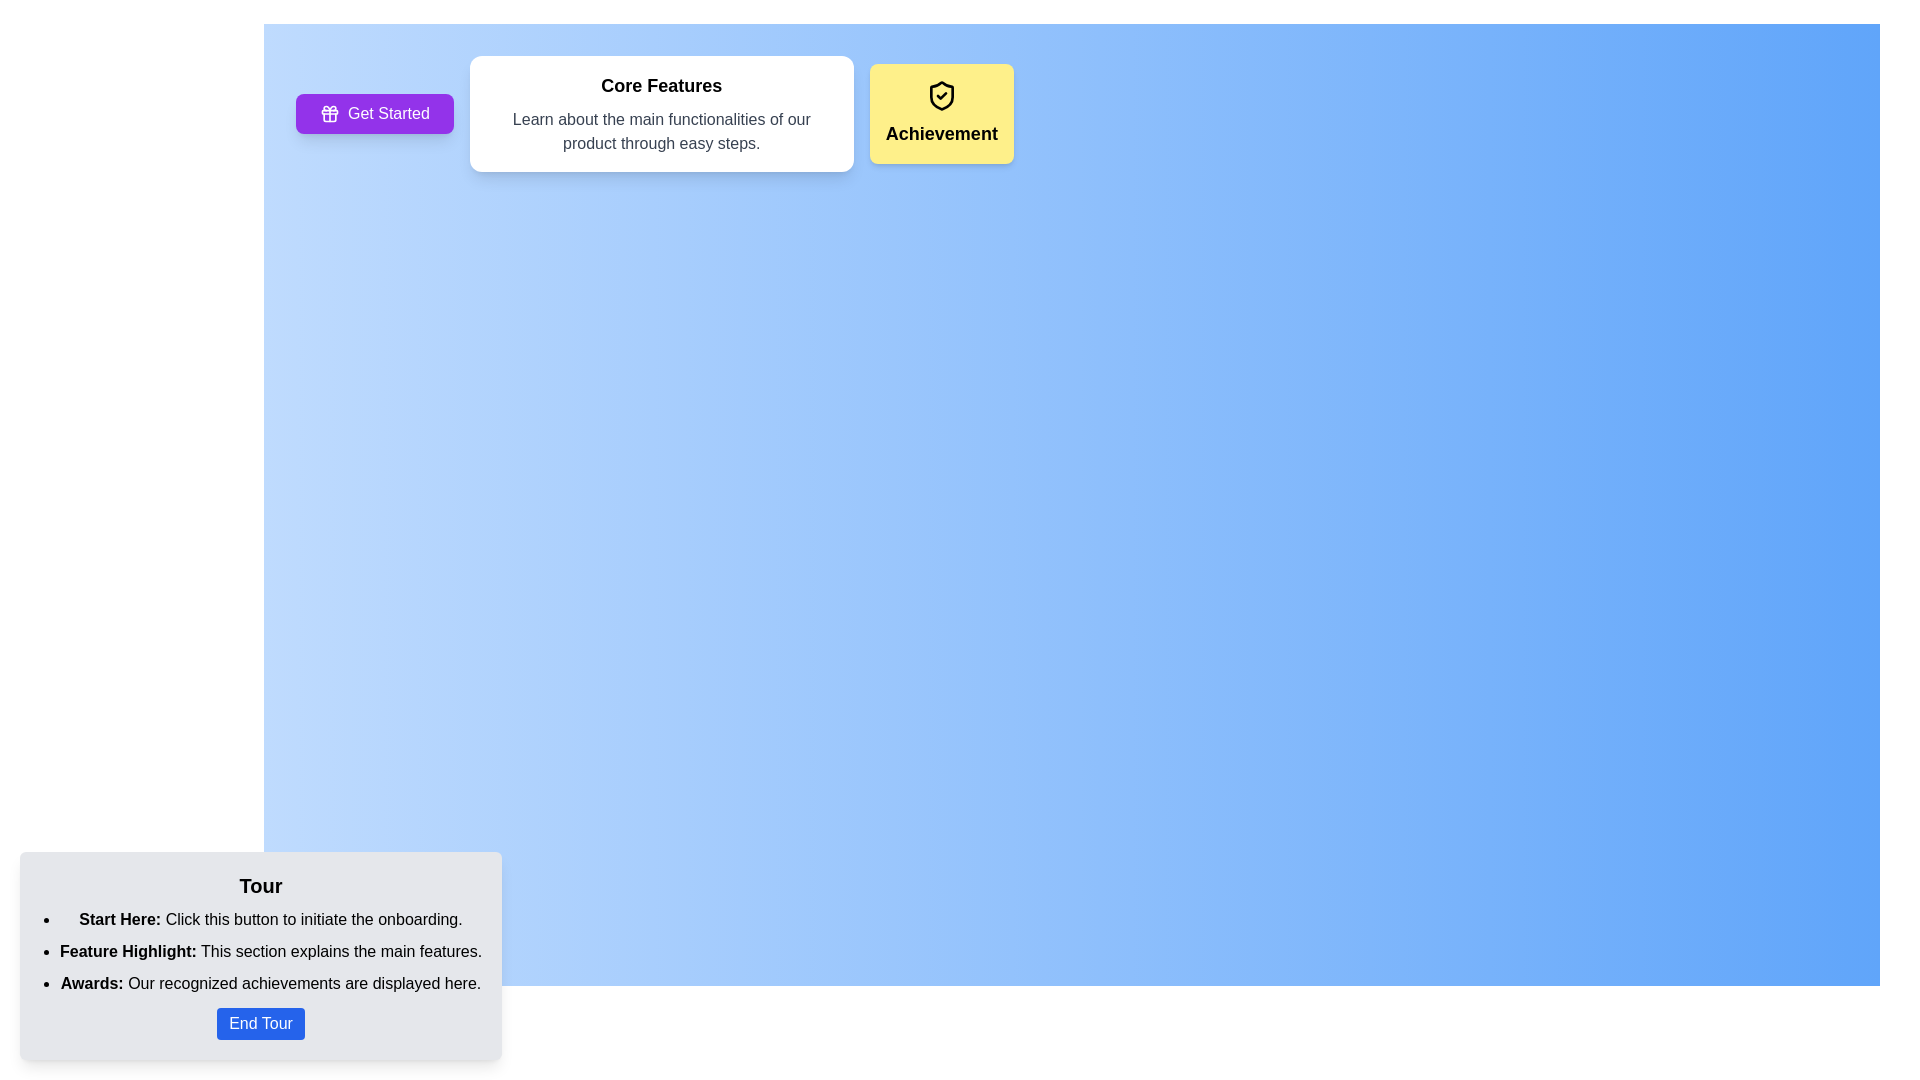  Describe the element at coordinates (374, 114) in the screenshot. I see `the 'Get Started' button to observe any hover effects` at that location.